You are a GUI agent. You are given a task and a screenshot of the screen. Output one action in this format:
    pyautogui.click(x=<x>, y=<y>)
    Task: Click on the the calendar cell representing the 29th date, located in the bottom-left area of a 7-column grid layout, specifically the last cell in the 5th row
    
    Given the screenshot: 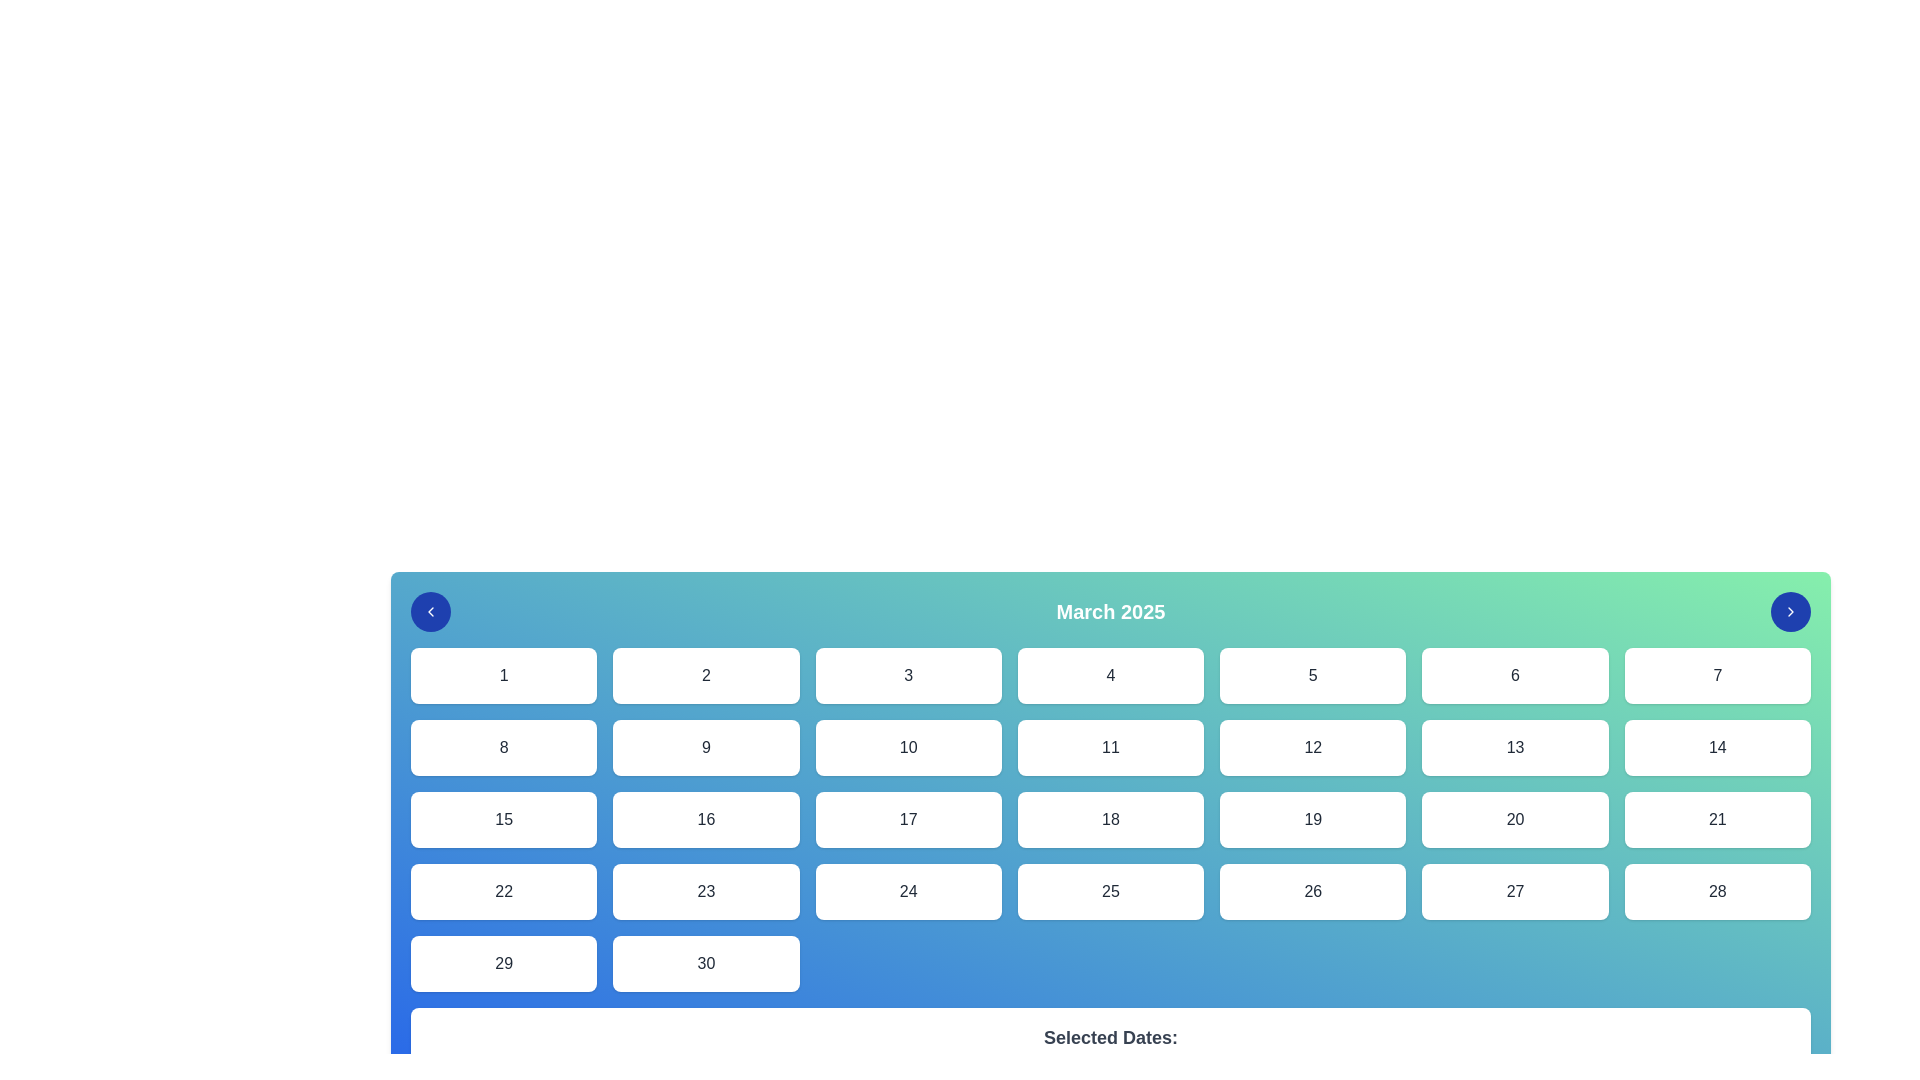 What is the action you would take?
    pyautogui.click(x=504, y=963)
    